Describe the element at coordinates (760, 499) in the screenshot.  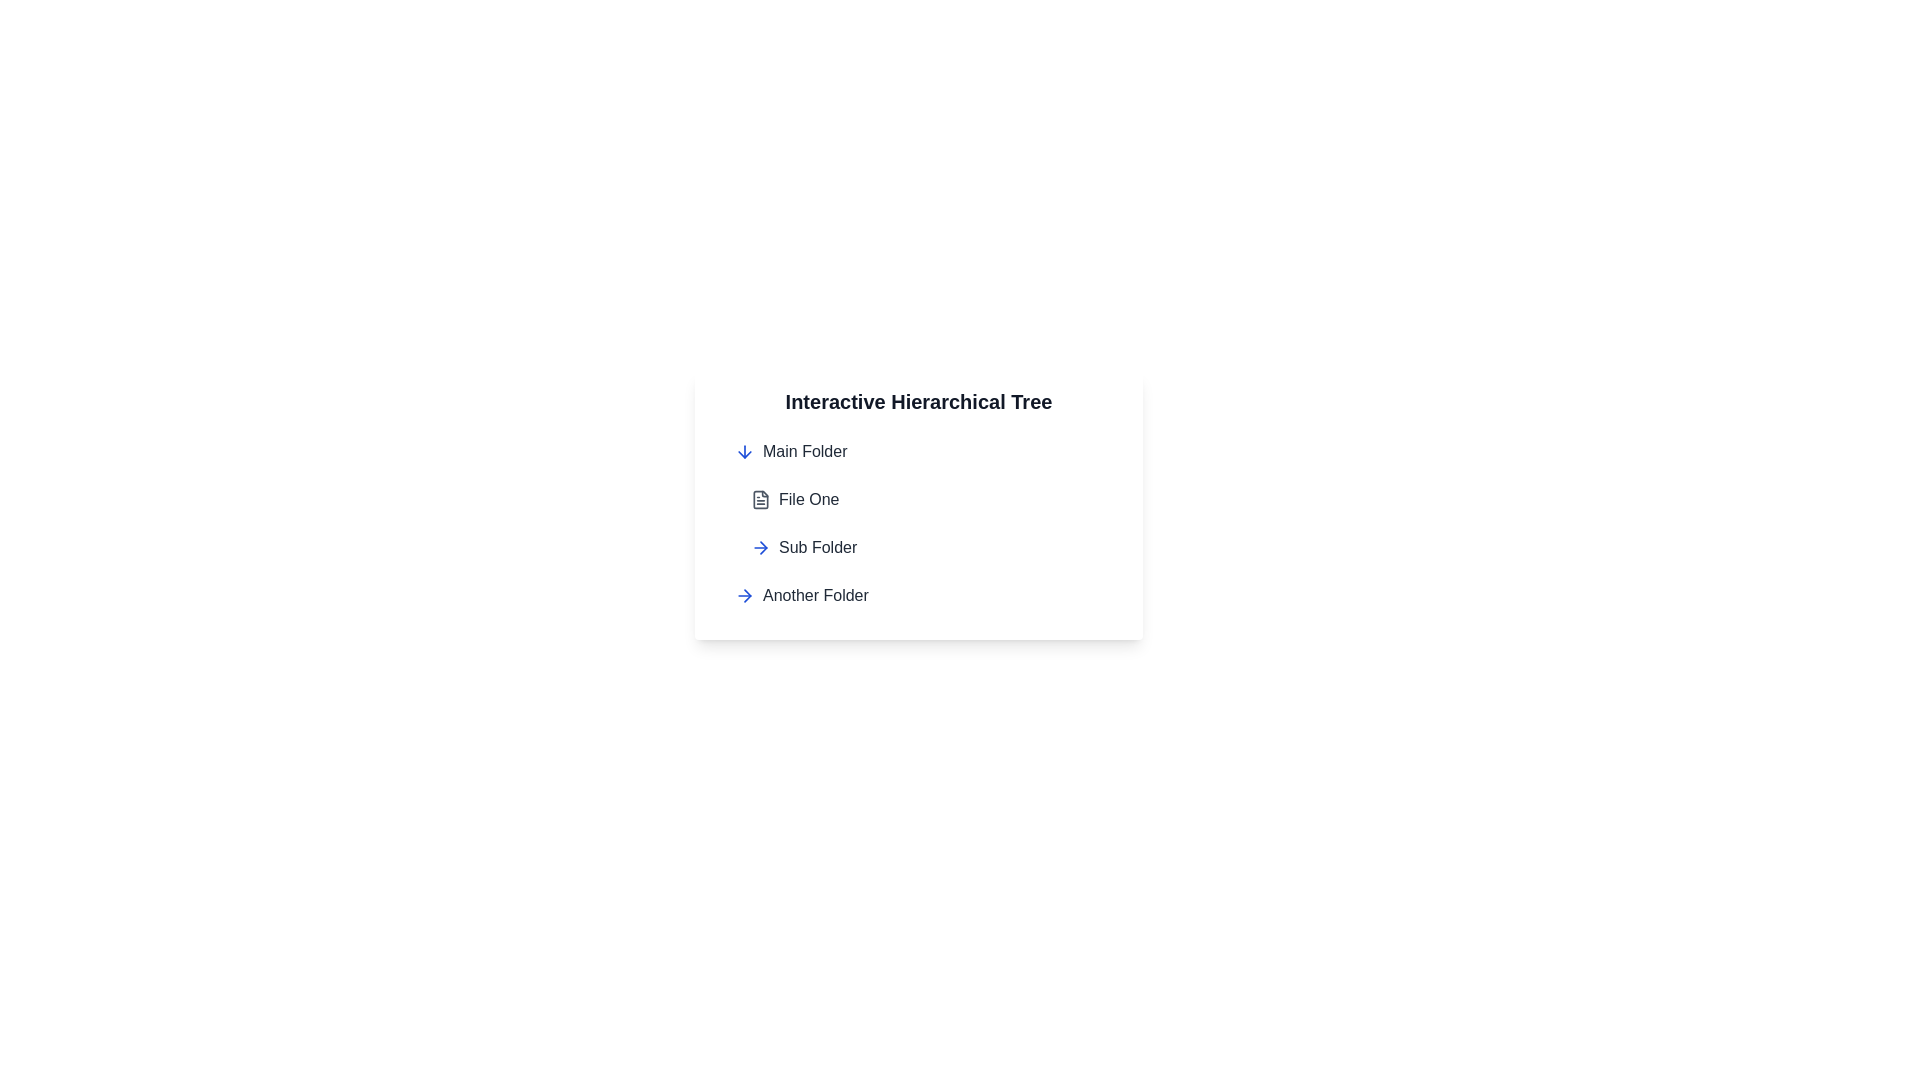
I see `the 'File One' icon, which is a gray outlined document icon with a folded corner, located in the hierarchical tree structure` at that location.